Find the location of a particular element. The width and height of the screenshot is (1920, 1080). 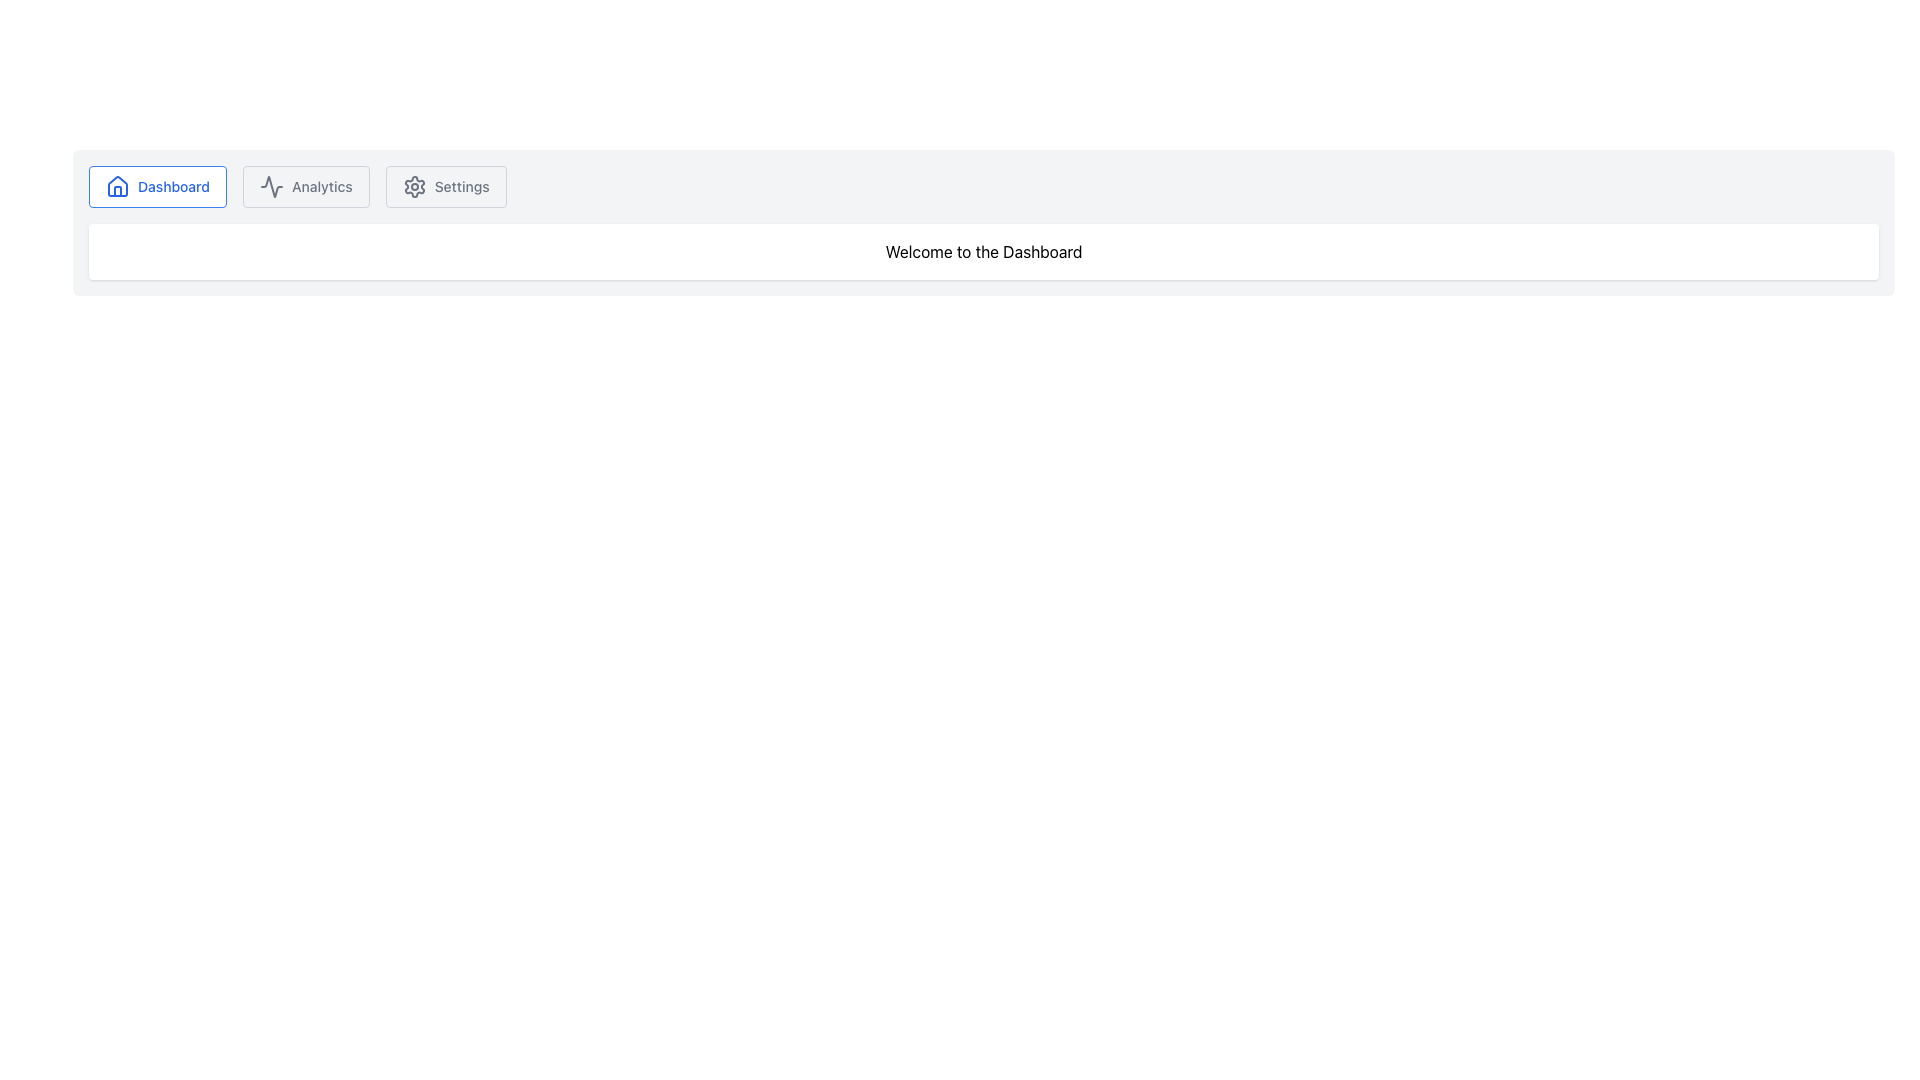

the 'Settings' button, which is a gray button with a gear icon on its left, located in the horizontal navigation bar as the third button is located at coordinates (445, 186).